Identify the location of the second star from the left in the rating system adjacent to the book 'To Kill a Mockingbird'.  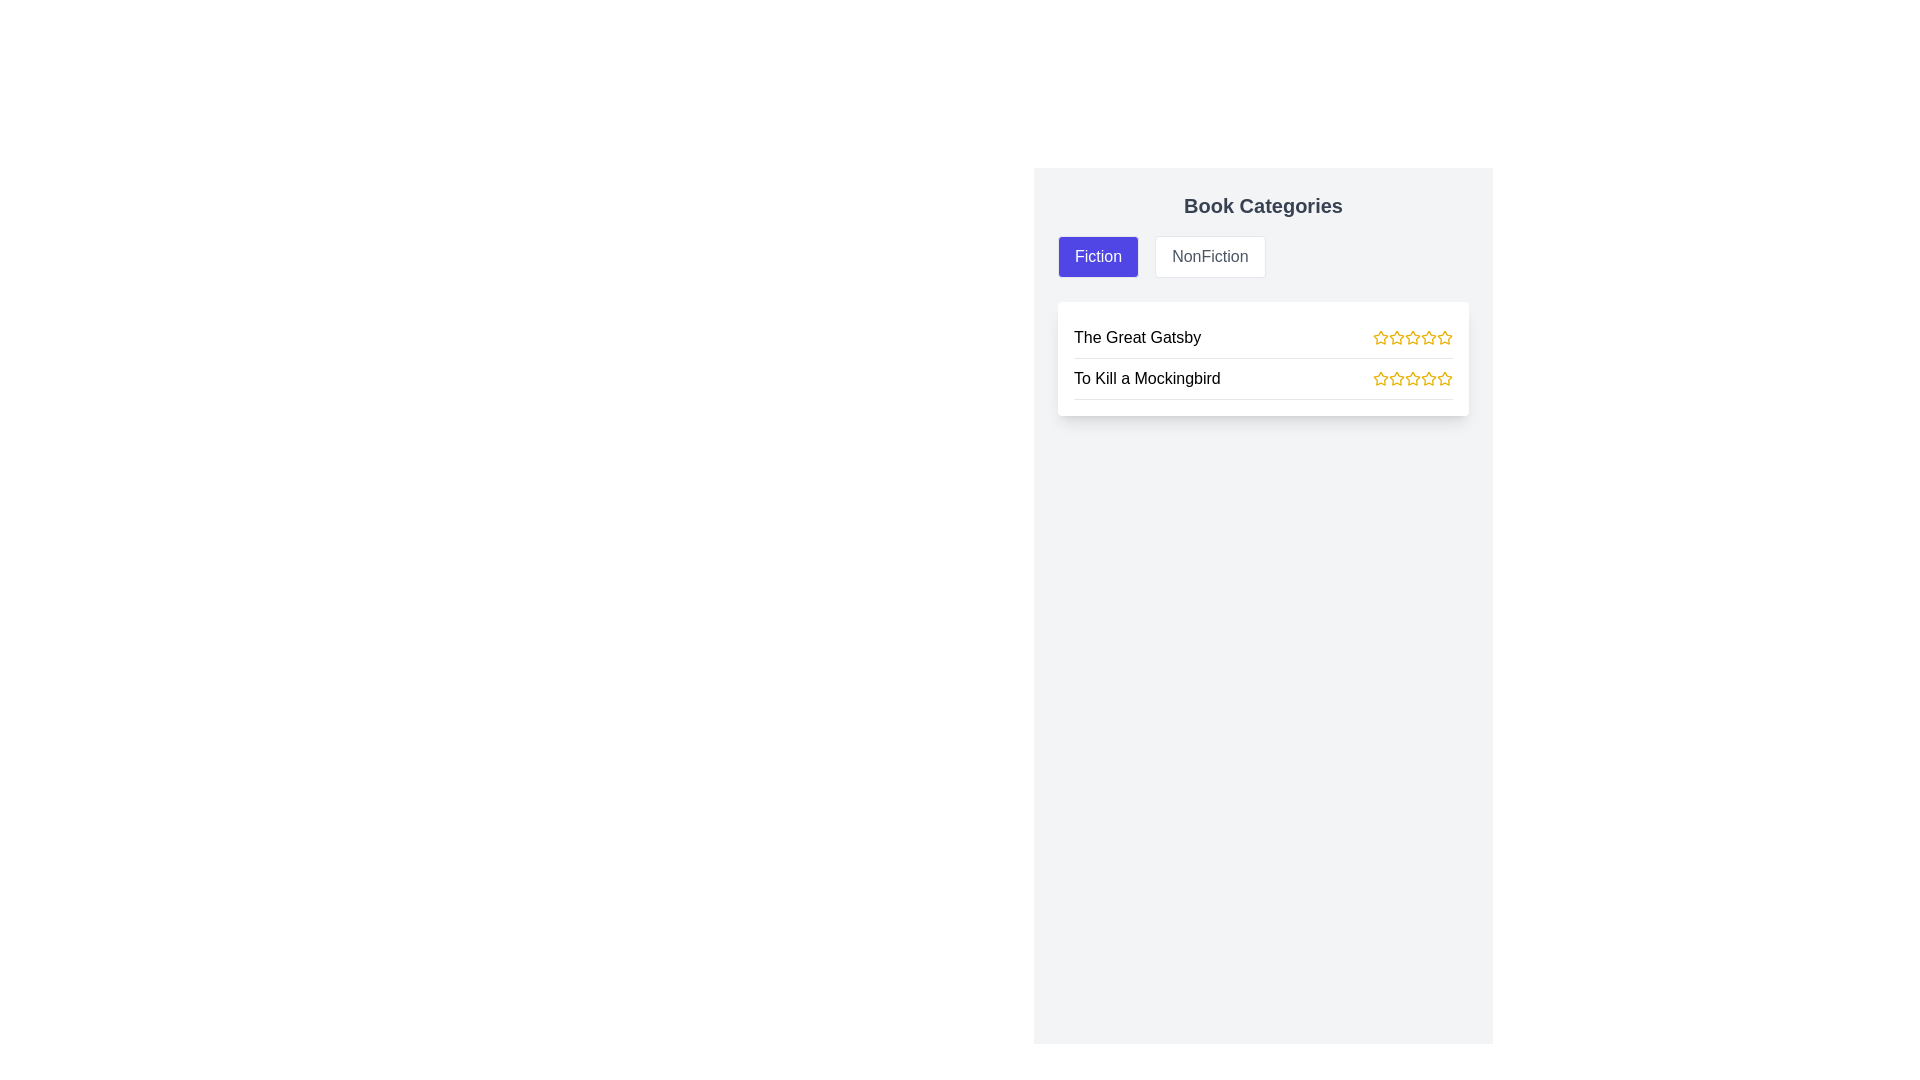
(1395, 378).